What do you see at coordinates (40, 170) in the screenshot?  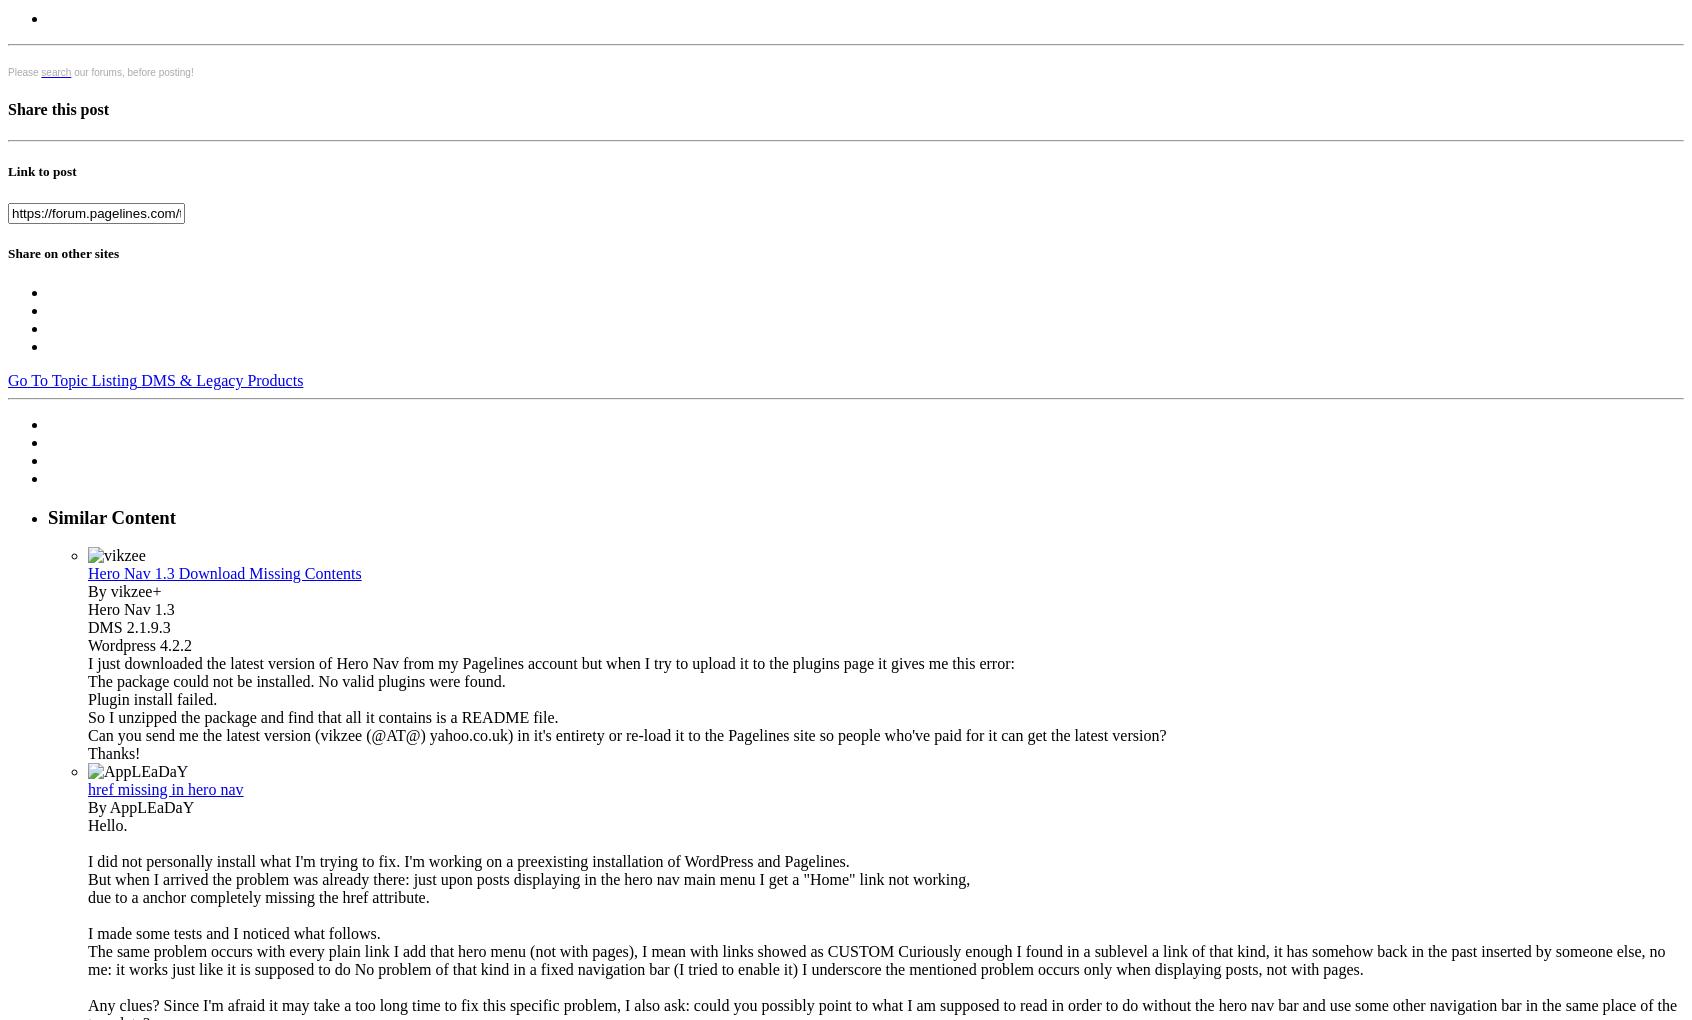 I see `'Link to post'` at bounding box center [40, 170].